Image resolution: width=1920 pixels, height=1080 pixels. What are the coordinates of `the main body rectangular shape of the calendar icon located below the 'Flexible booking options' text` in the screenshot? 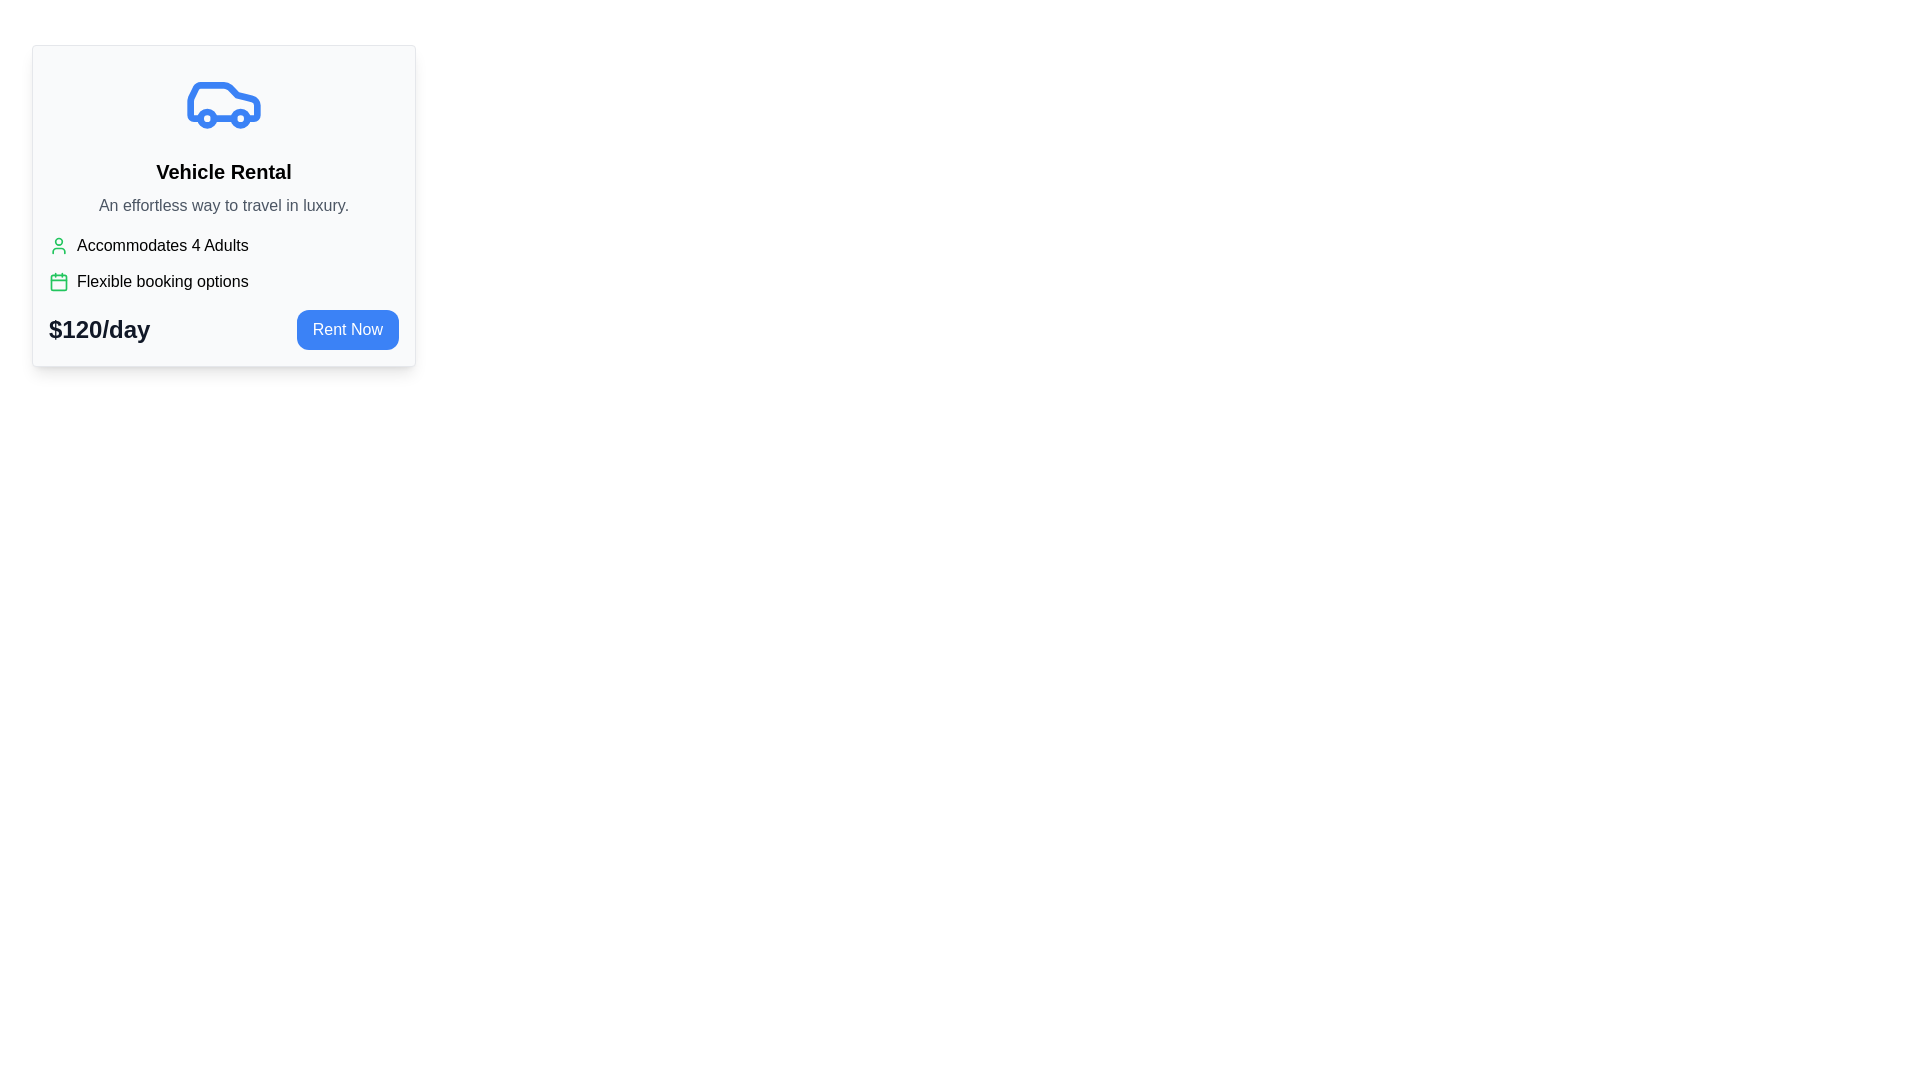 It's located at (58, 281).